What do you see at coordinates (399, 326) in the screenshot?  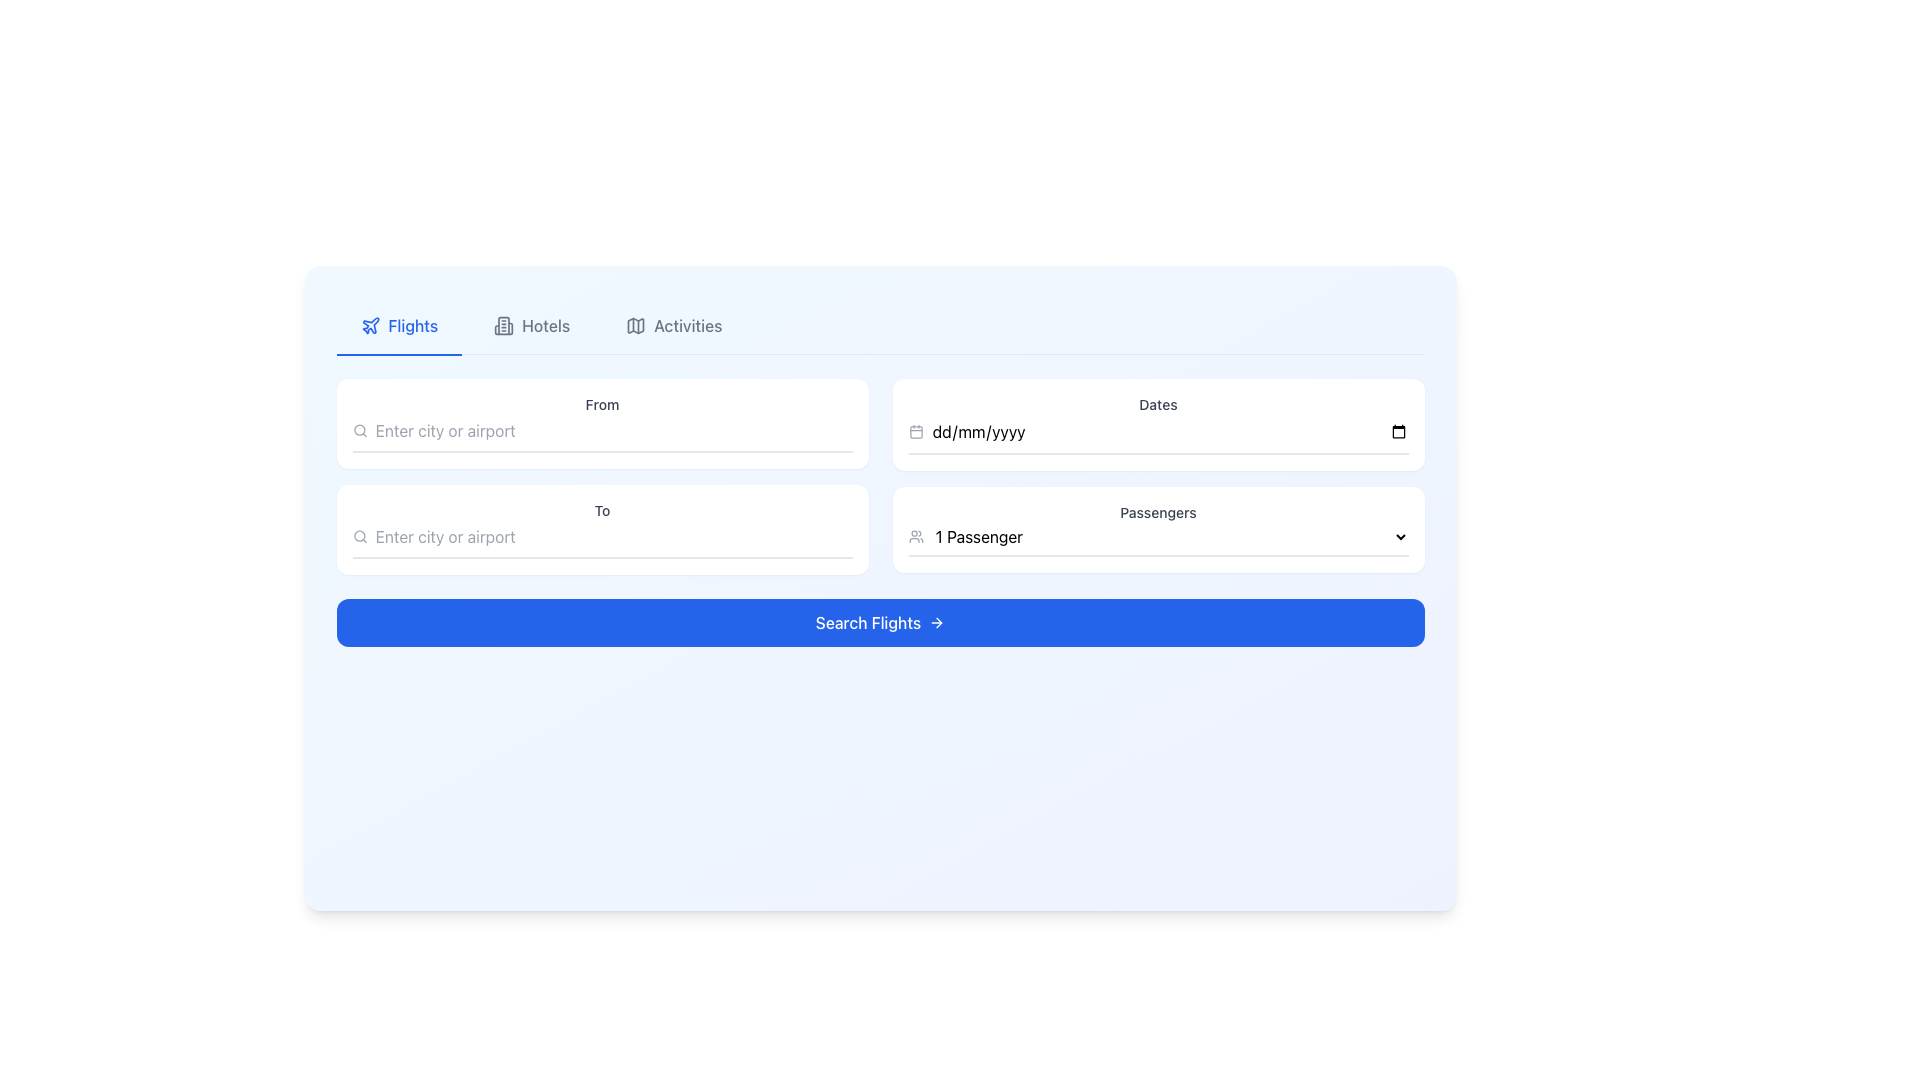 I see `the 'Flights' tab with a blue airplane icon` at bounding box center [399, 326].